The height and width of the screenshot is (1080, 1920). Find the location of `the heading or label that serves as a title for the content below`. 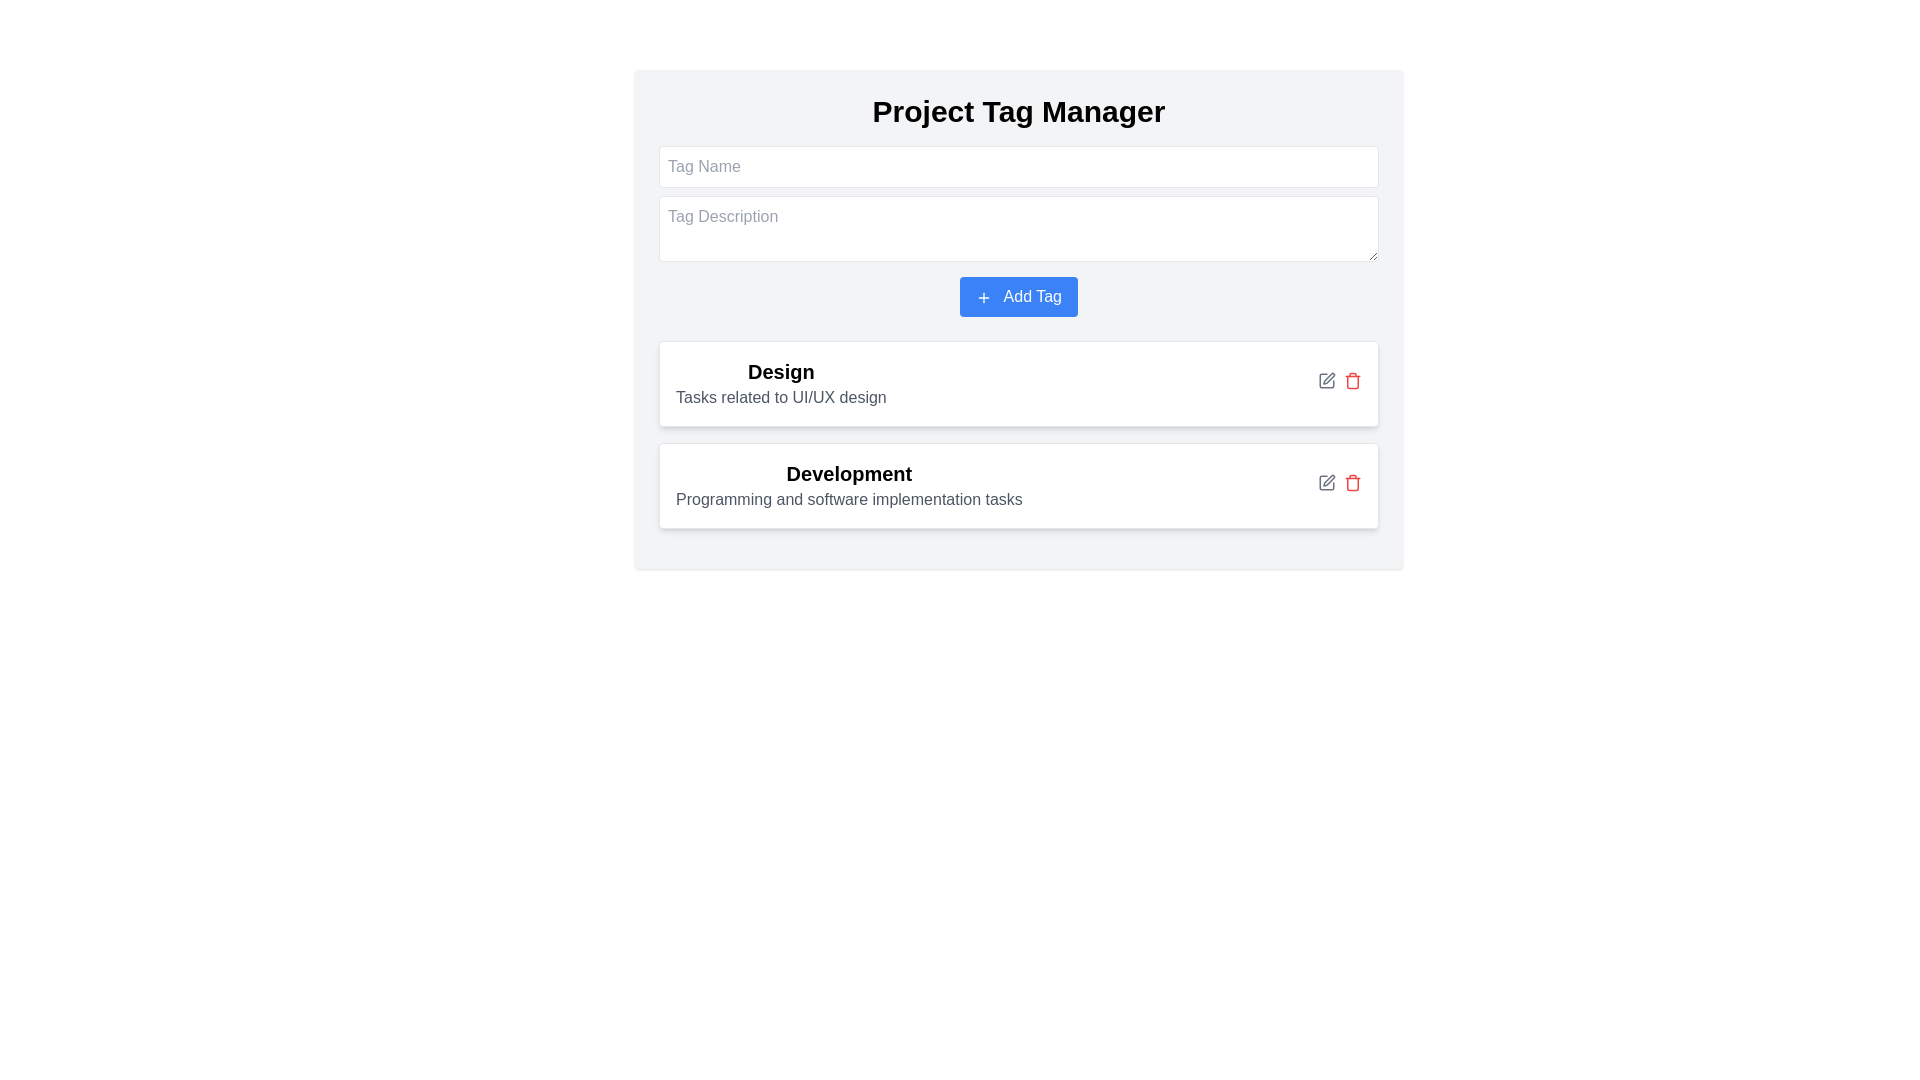

the heading or label that serves as a title for the content below is located at coordinates (780, 371).